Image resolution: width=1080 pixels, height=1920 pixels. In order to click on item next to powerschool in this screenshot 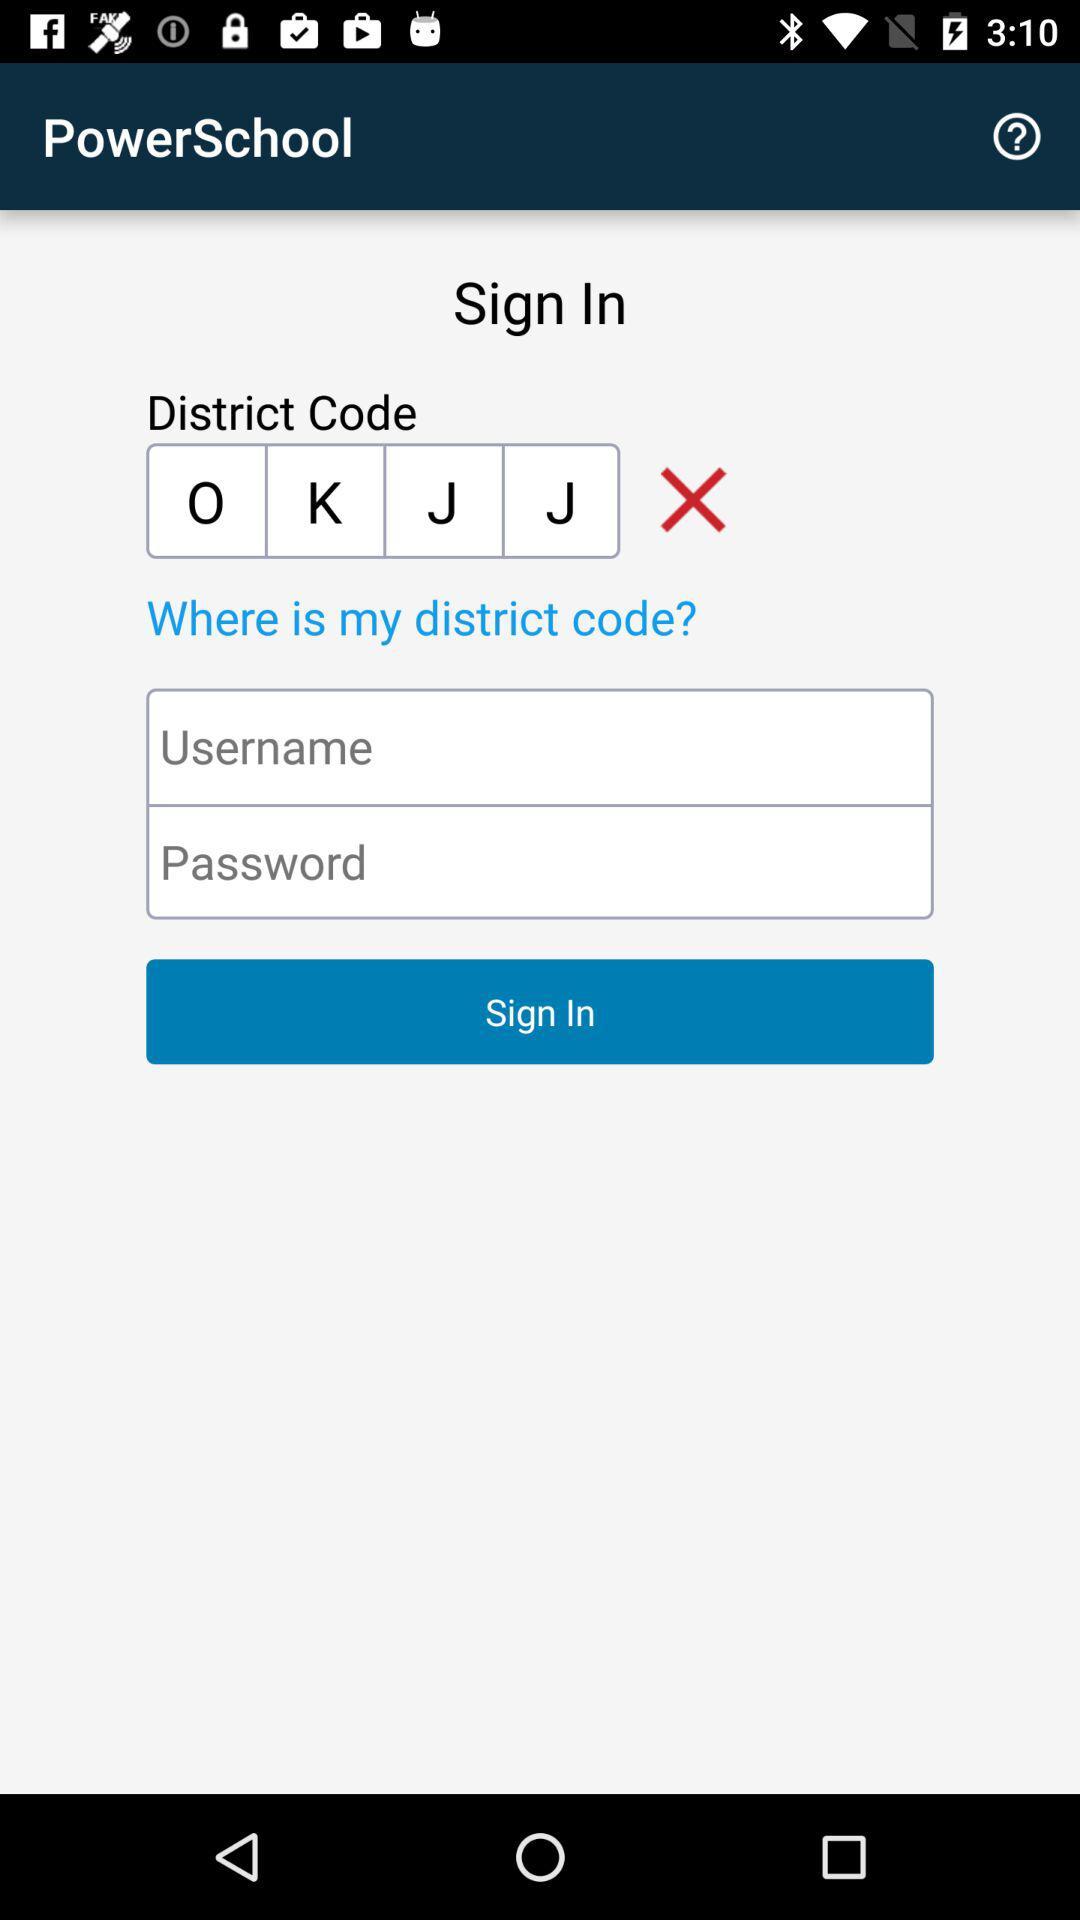, I will do `click(1017, 135)`.